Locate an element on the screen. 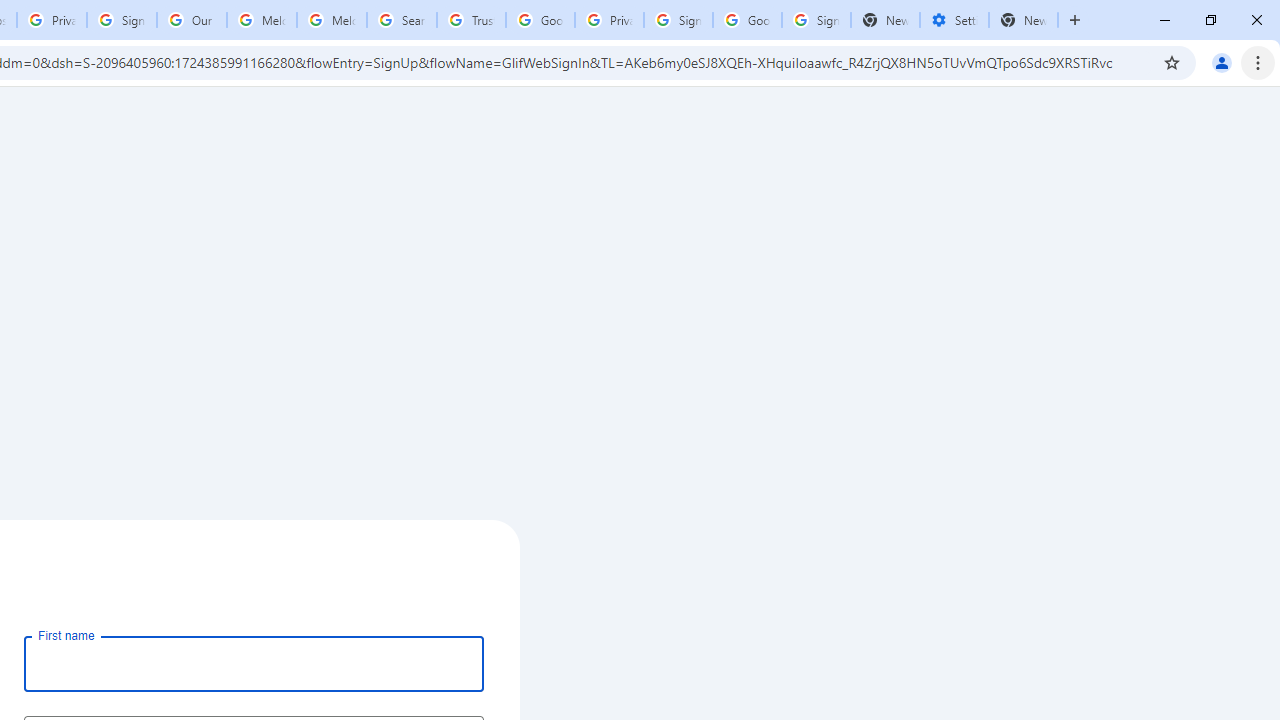 Image resolution: width=1280 pixels, height=720 pixels. 'Google Cybersecurity Innovations - Google Safety Center' is located at coordinates (746, 20).